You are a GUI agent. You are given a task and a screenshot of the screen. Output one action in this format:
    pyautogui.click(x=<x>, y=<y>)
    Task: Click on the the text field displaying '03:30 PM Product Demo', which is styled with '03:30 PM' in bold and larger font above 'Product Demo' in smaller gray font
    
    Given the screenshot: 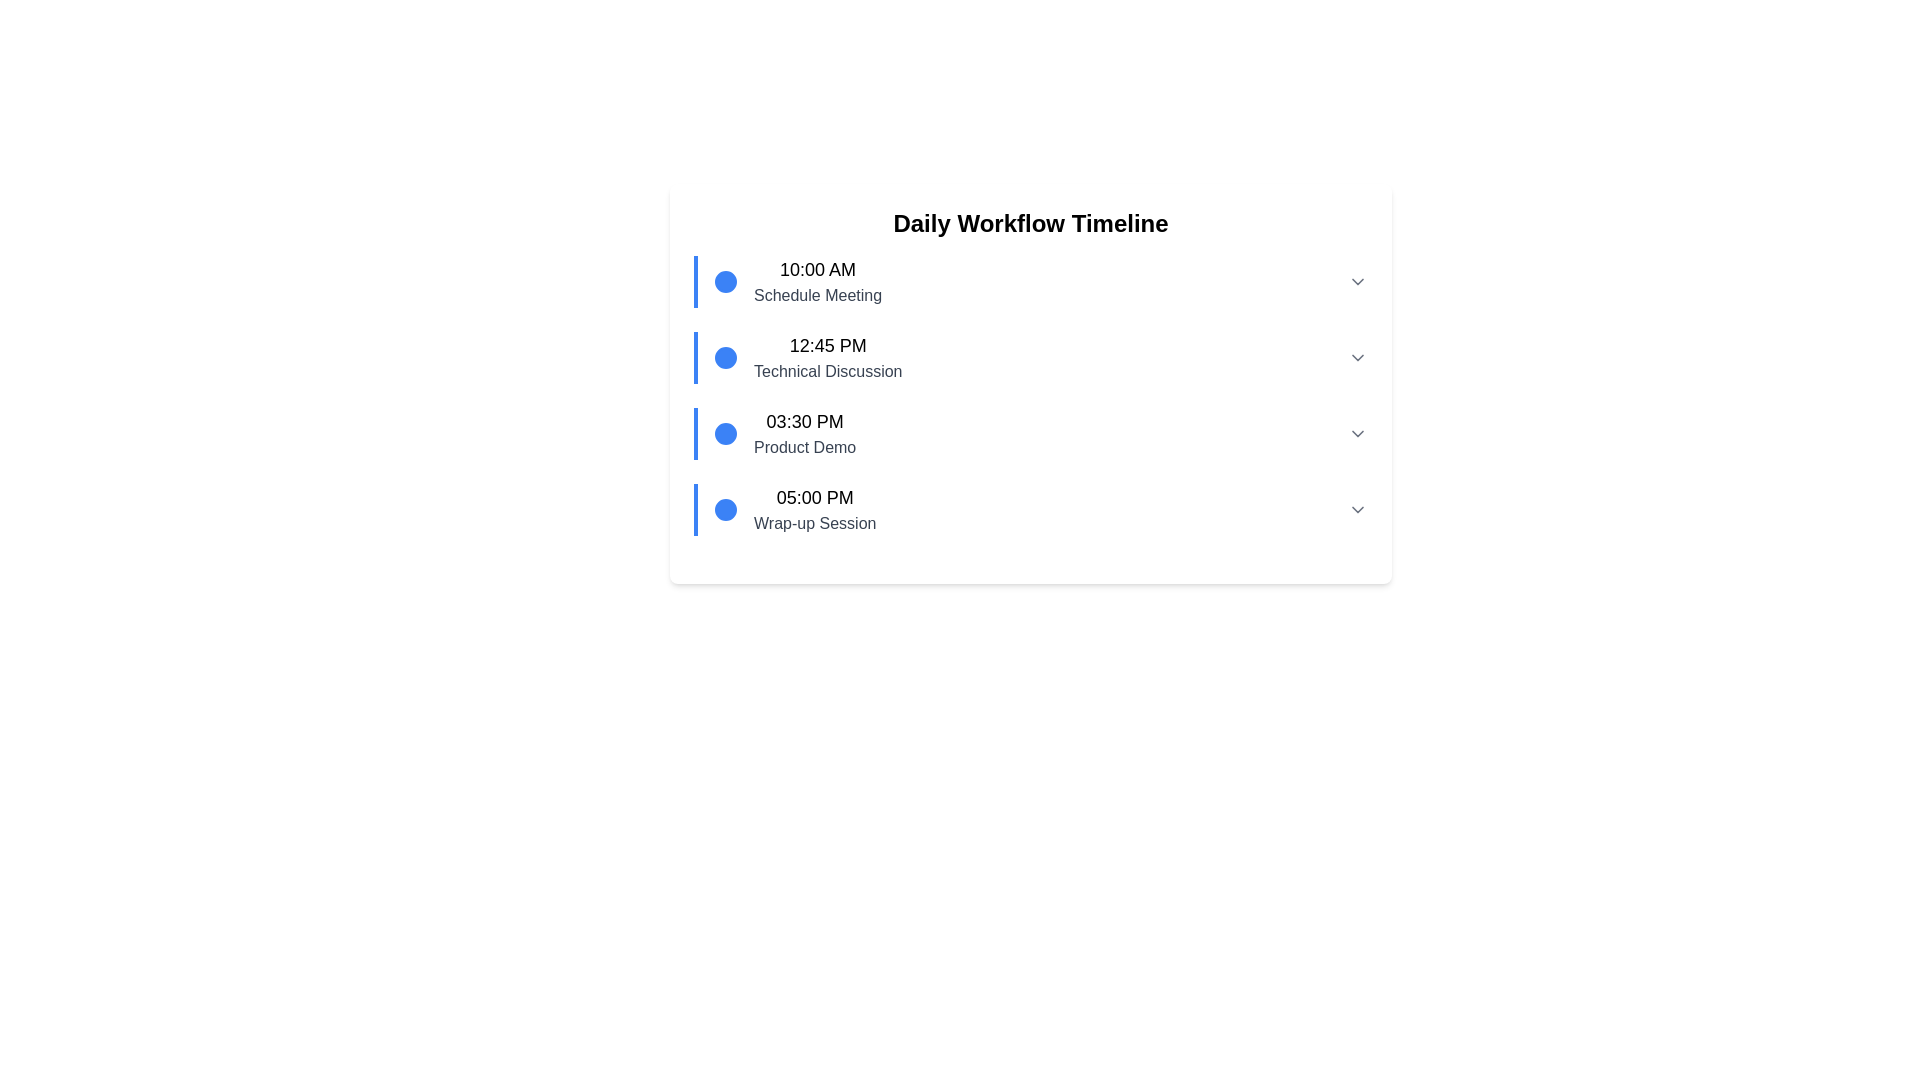 What is the action you would take?
    pyautogui.click(x=805, y=433)
    